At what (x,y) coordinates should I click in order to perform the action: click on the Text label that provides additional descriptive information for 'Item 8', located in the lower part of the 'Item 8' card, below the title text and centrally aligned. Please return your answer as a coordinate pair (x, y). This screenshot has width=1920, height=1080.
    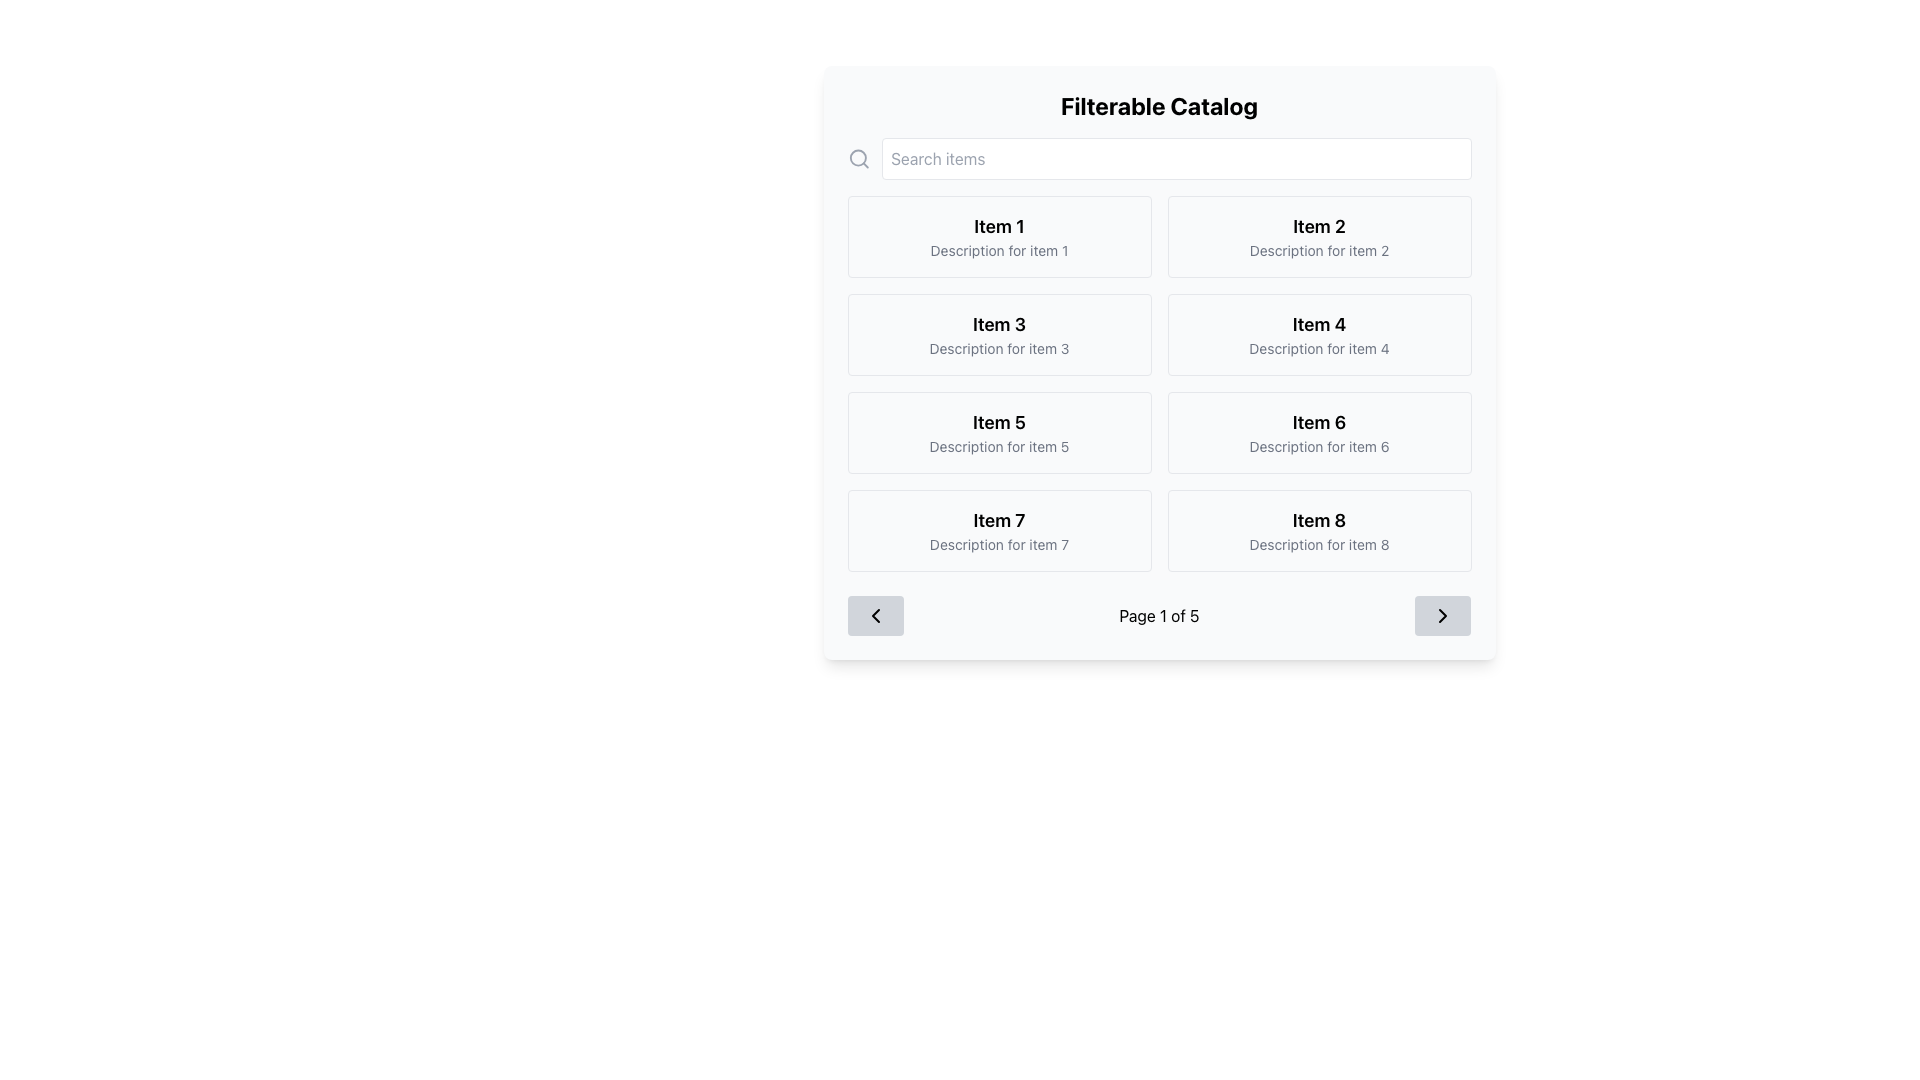
    Looking at the image, I should click on (1319, 544).